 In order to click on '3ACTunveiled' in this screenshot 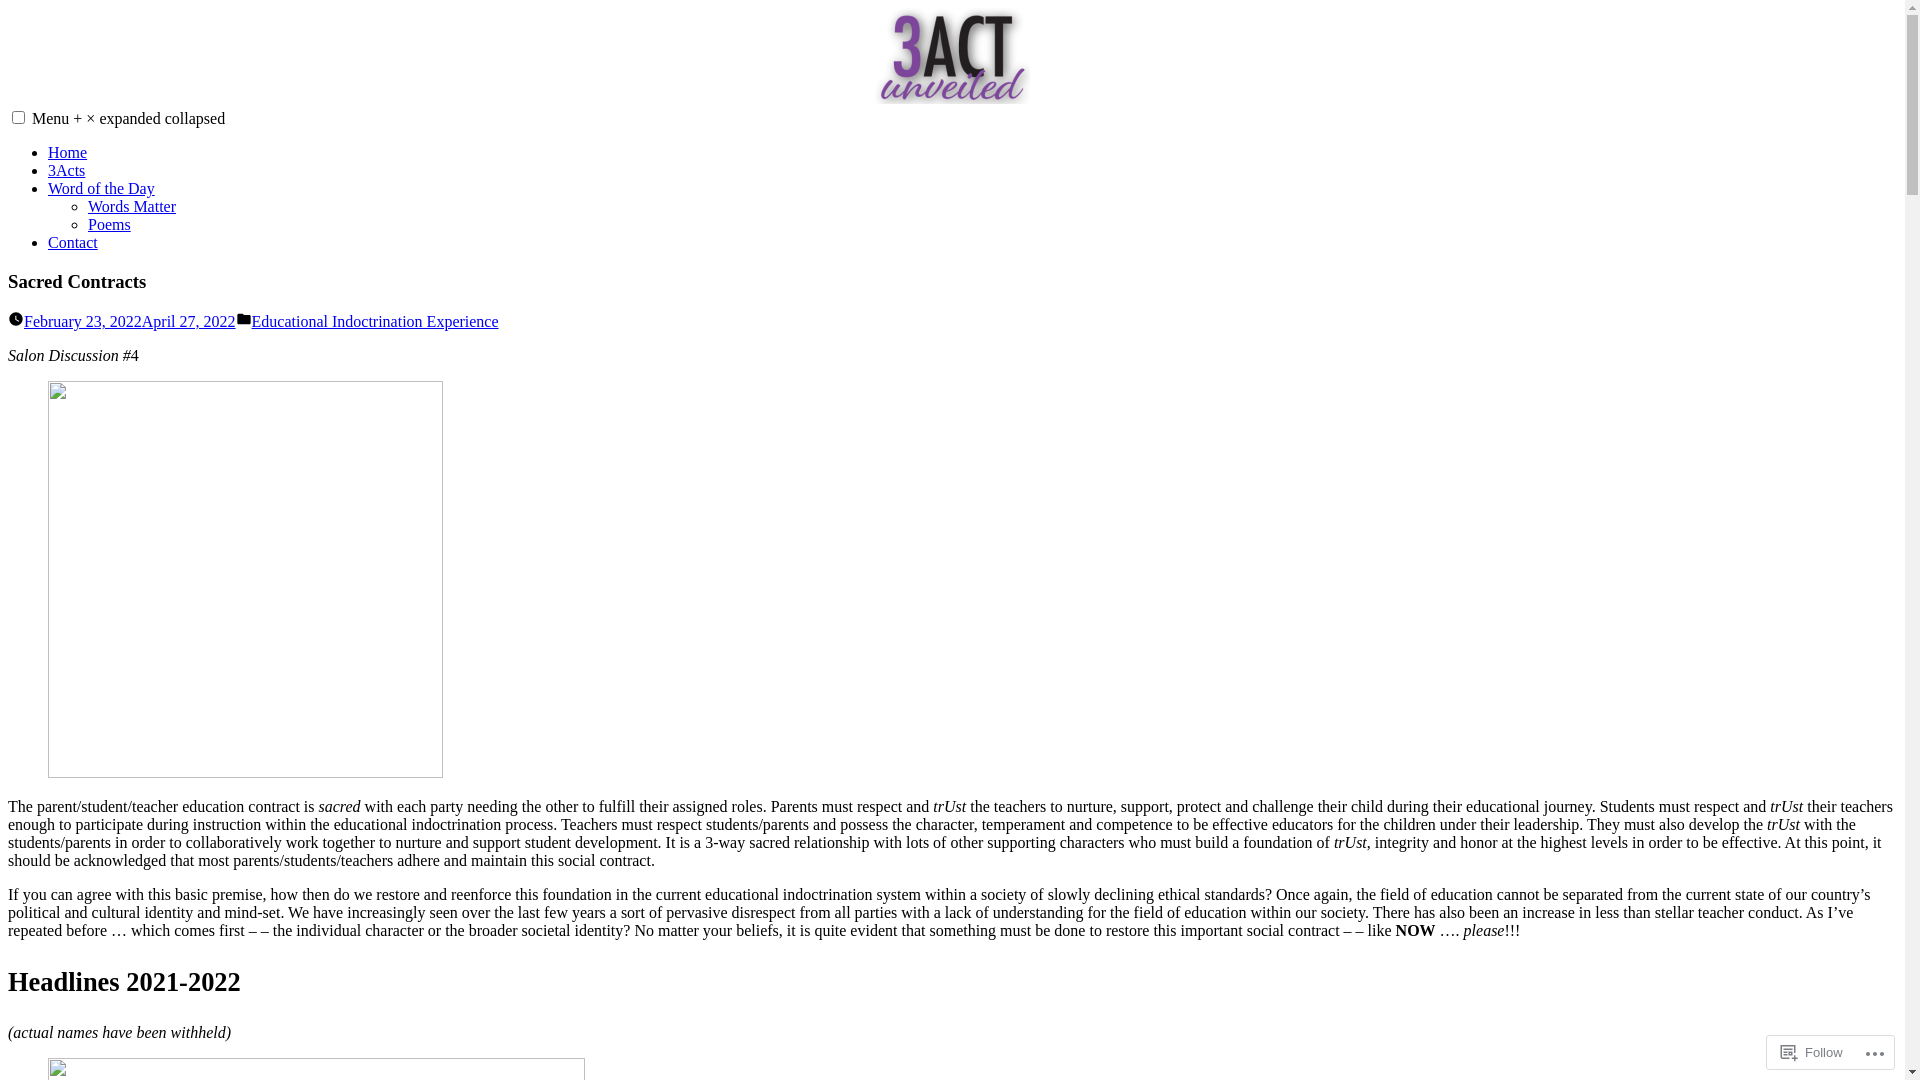, I will do `click(8, 132)`.